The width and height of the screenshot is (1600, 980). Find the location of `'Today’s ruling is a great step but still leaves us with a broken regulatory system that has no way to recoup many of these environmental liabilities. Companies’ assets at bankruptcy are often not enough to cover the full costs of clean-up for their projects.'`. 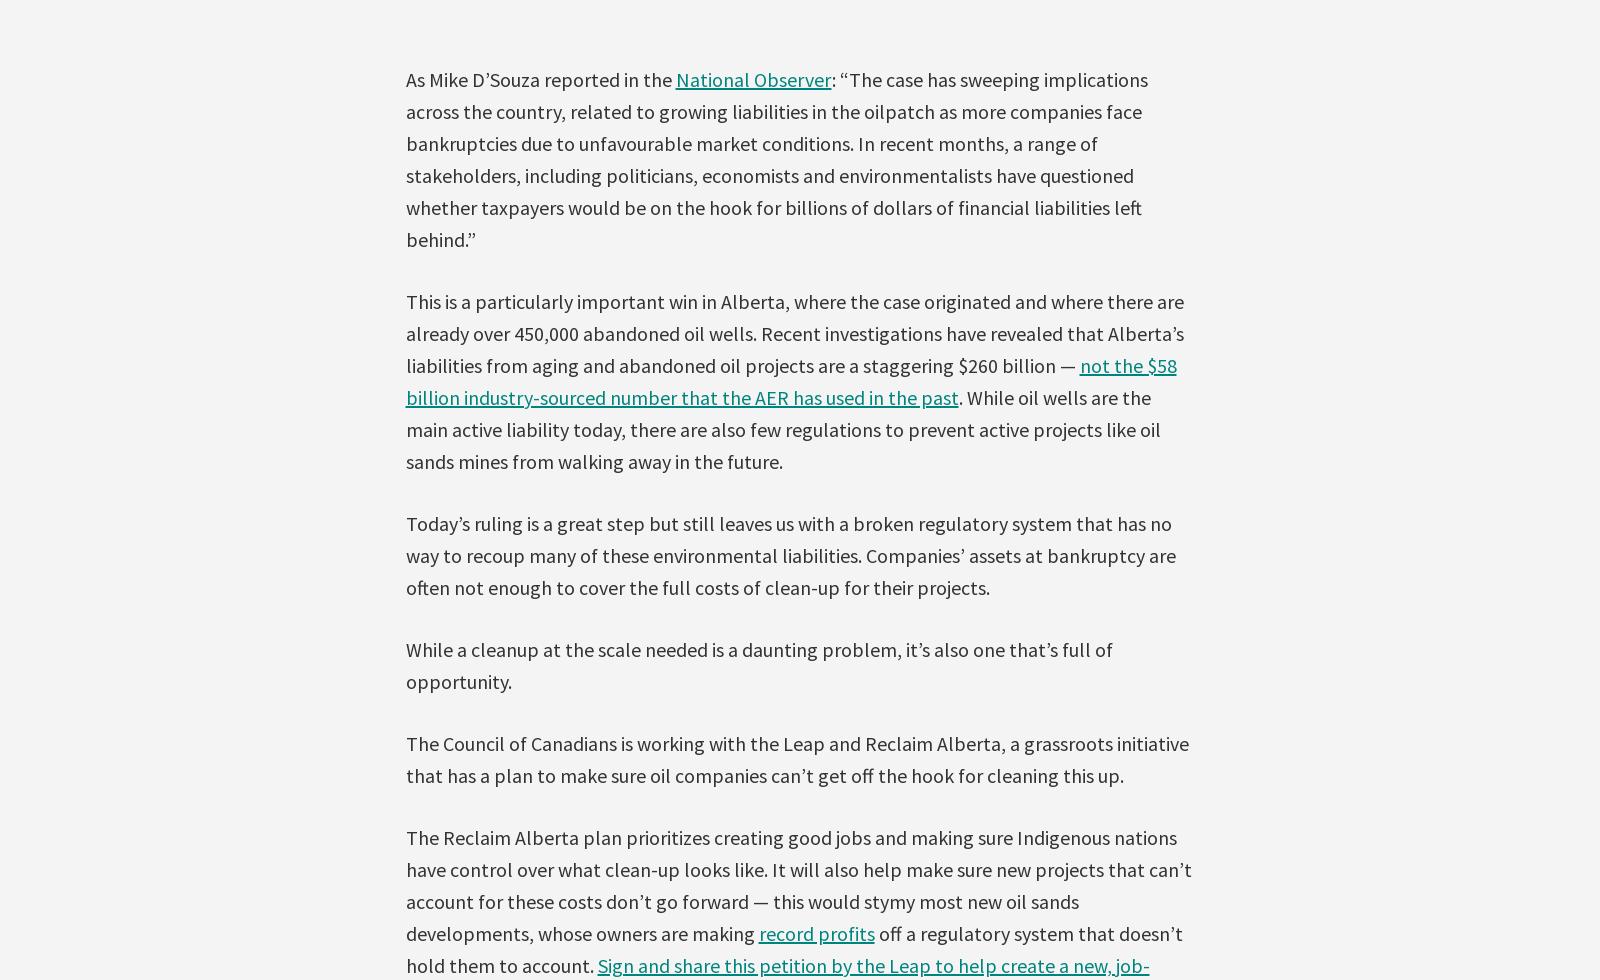

'Today’s ruling is a great step but still leaves us with a broken regulatory system that has no way to recoup many of these environmental liabilities. Companies’ assets at bankruptcy are often not enough to cover the full costs of clean-up for their projects.' is located at coordinates (790, 554).